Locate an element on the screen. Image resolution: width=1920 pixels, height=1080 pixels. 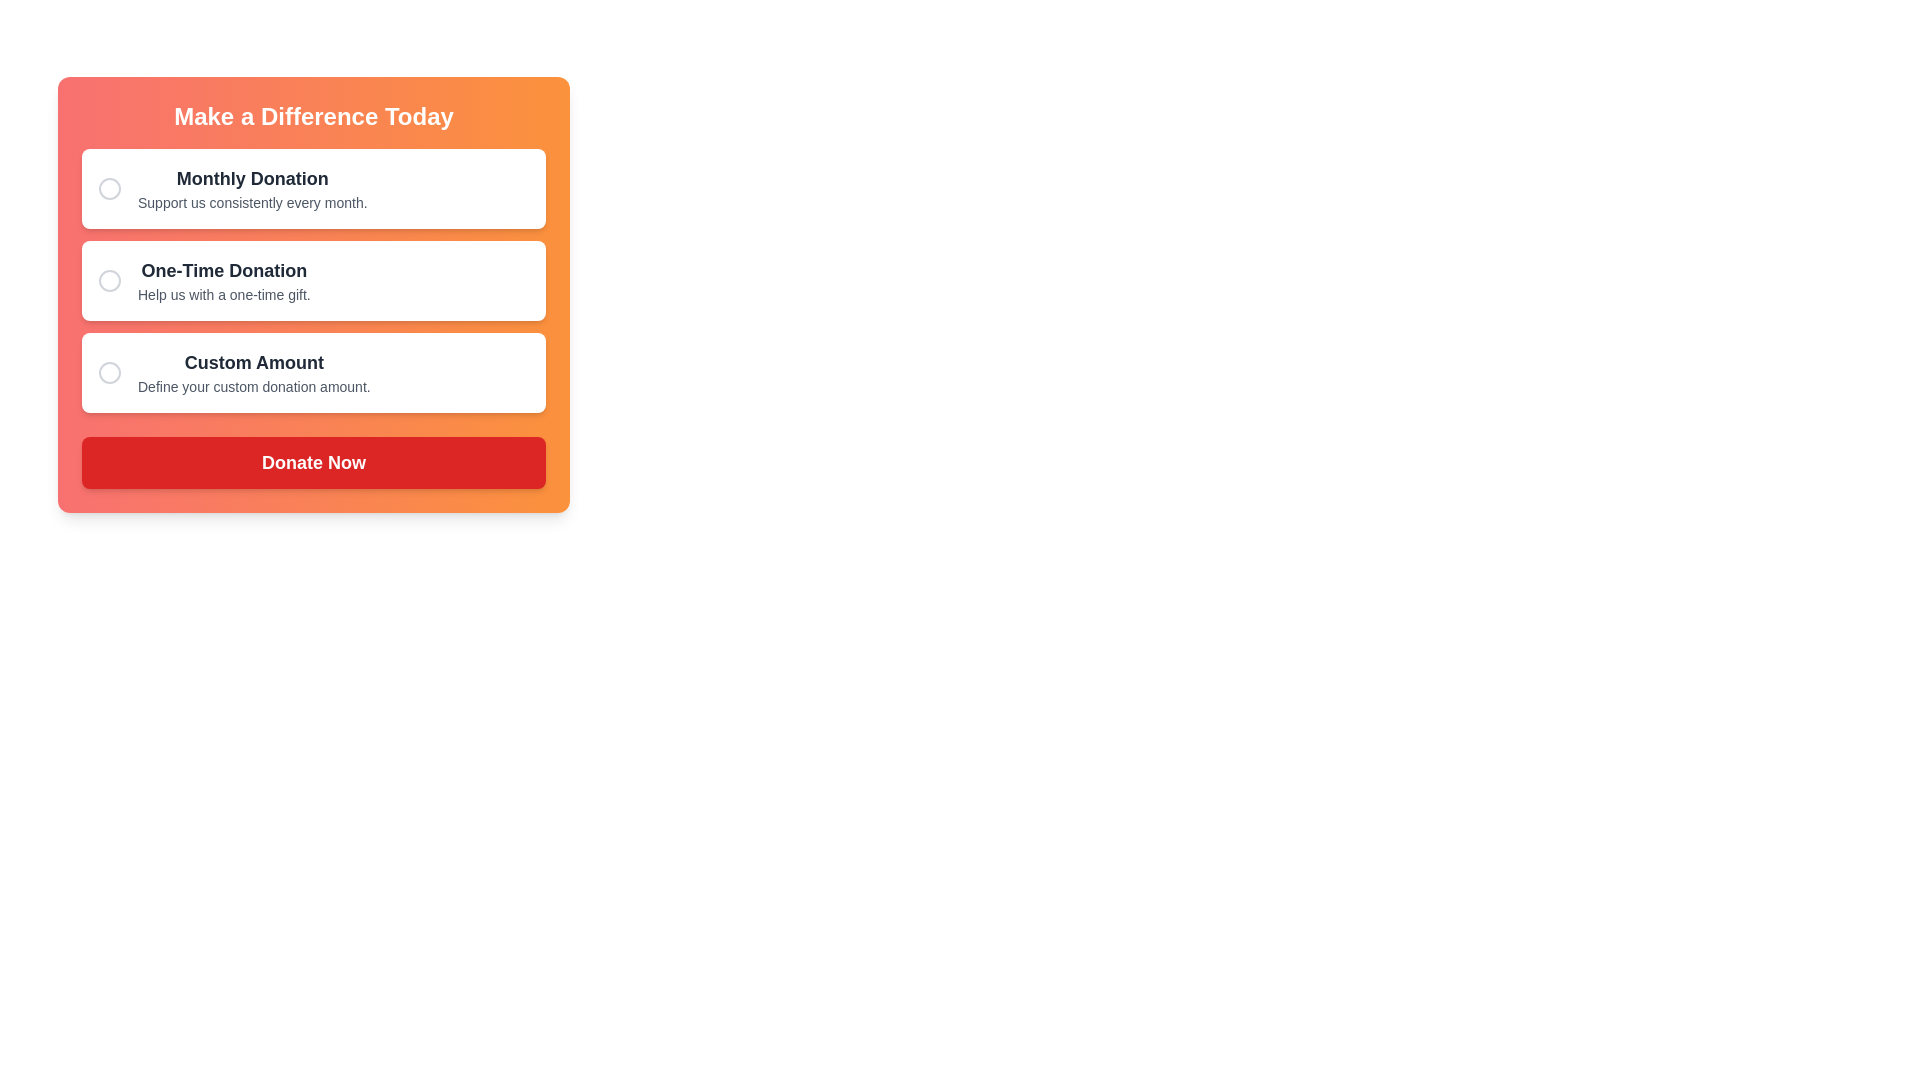
the rectangular red 'Donate Now' button with white bold text at the bottom of the donation options card to confirm the action is located at coordinates (312, 462).